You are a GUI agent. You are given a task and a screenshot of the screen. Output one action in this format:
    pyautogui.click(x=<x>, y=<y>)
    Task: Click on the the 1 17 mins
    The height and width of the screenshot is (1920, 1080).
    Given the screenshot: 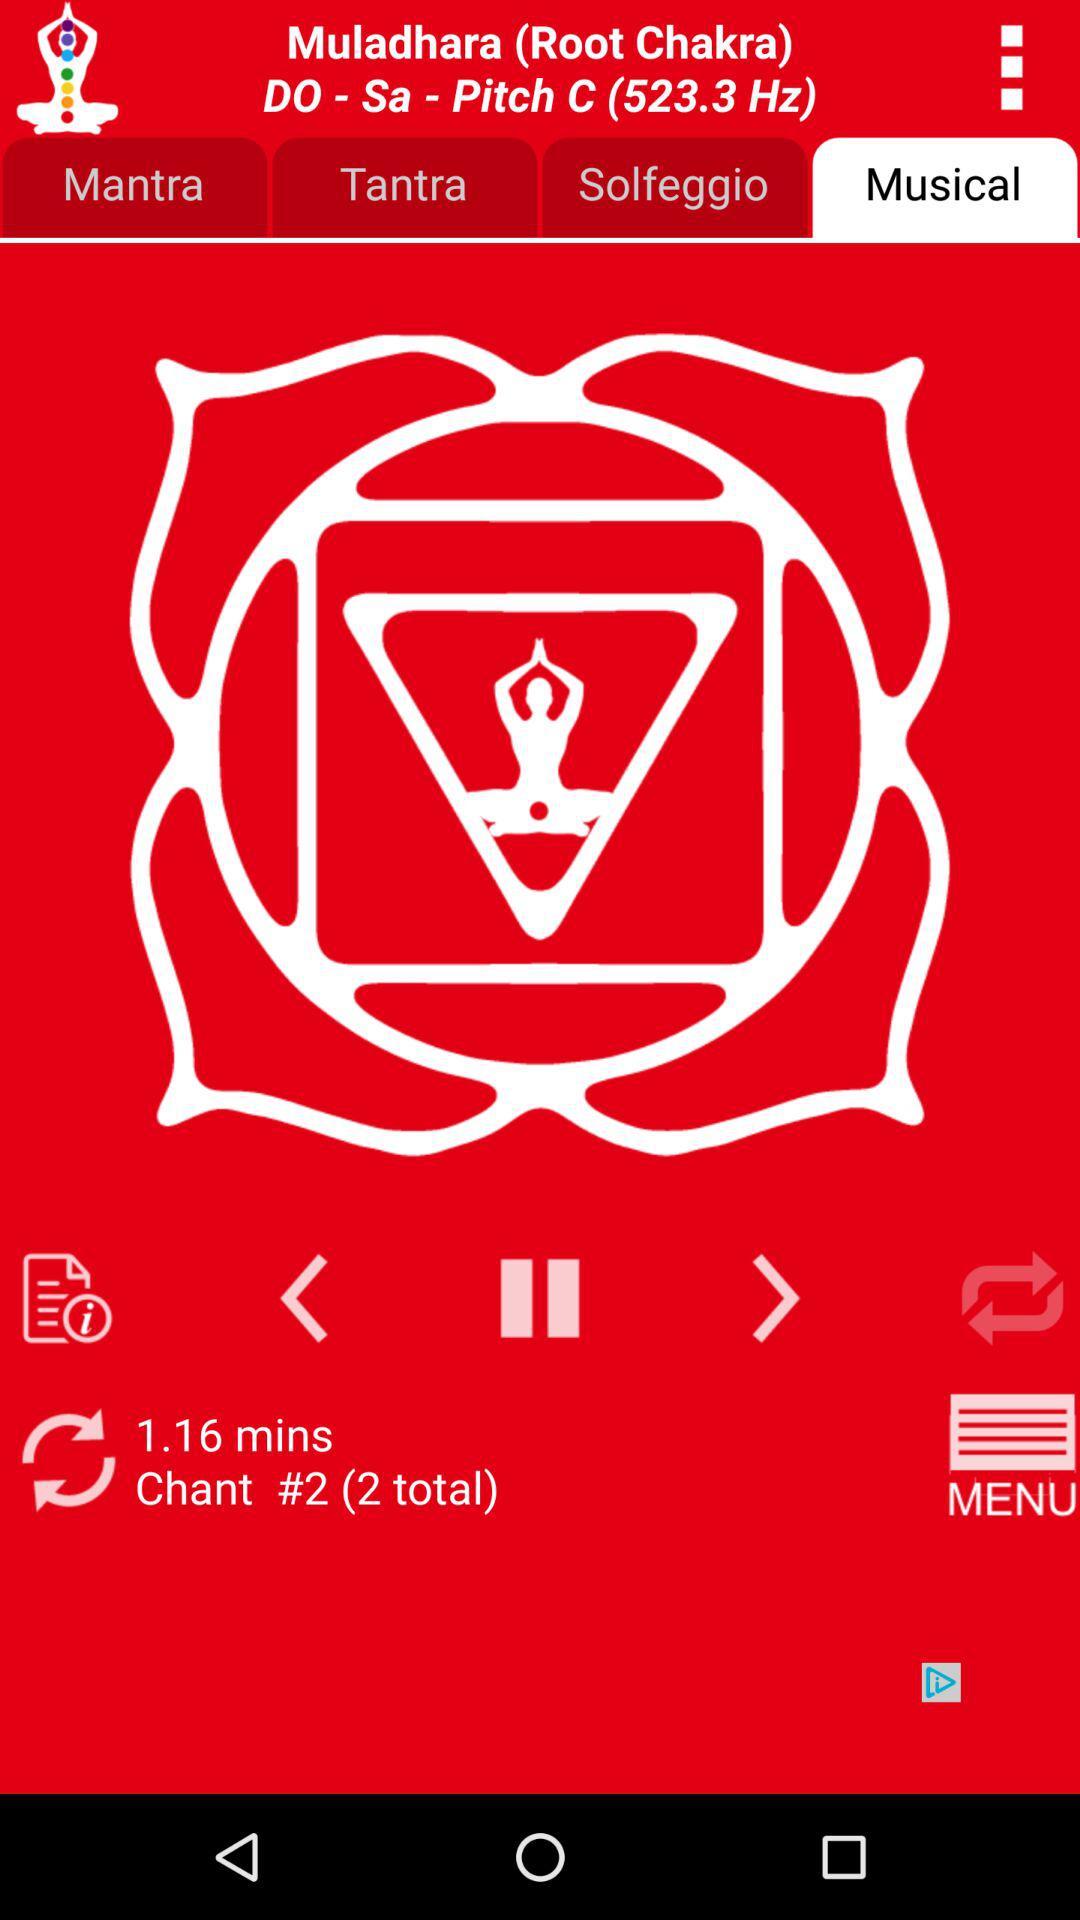 What is the action you would take?
    pyautogui.click(x=316, y=1460)
    